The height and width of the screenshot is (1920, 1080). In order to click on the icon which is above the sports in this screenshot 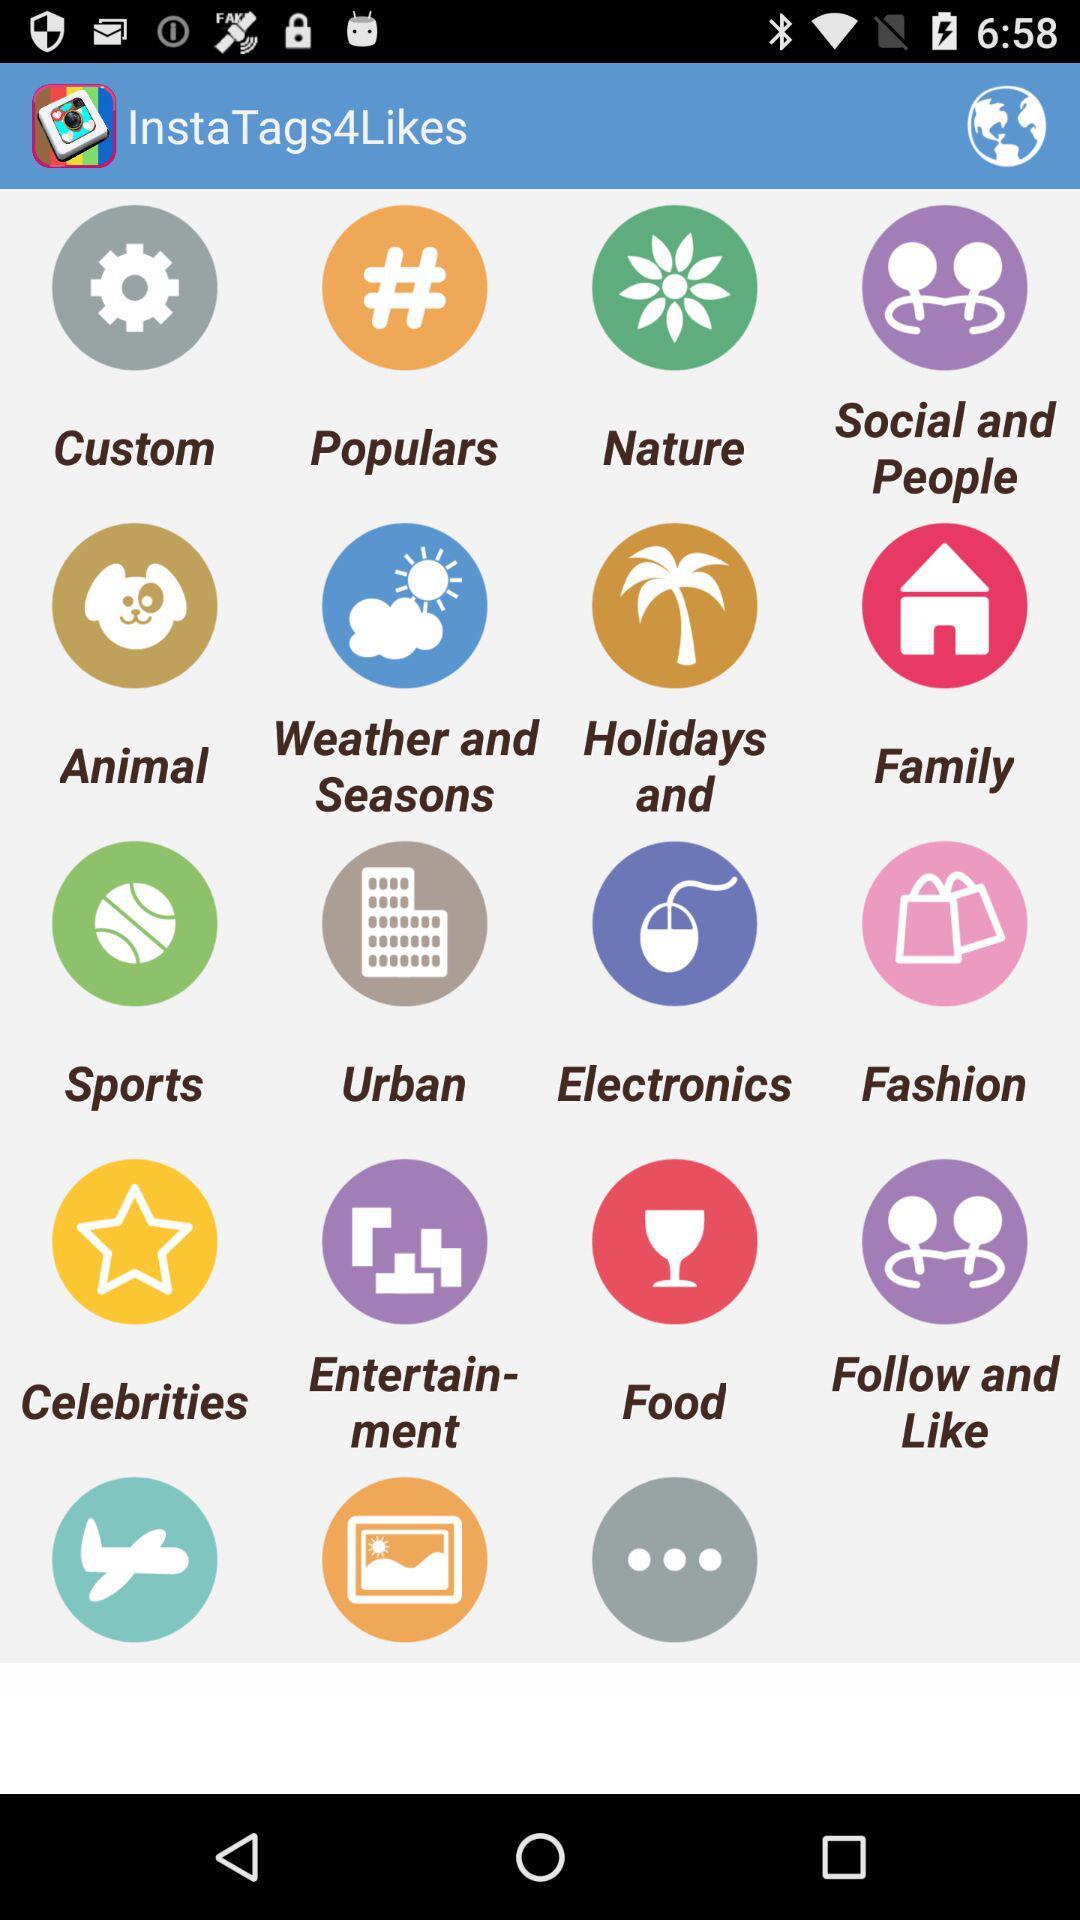, I will do `click(134, 922)`.